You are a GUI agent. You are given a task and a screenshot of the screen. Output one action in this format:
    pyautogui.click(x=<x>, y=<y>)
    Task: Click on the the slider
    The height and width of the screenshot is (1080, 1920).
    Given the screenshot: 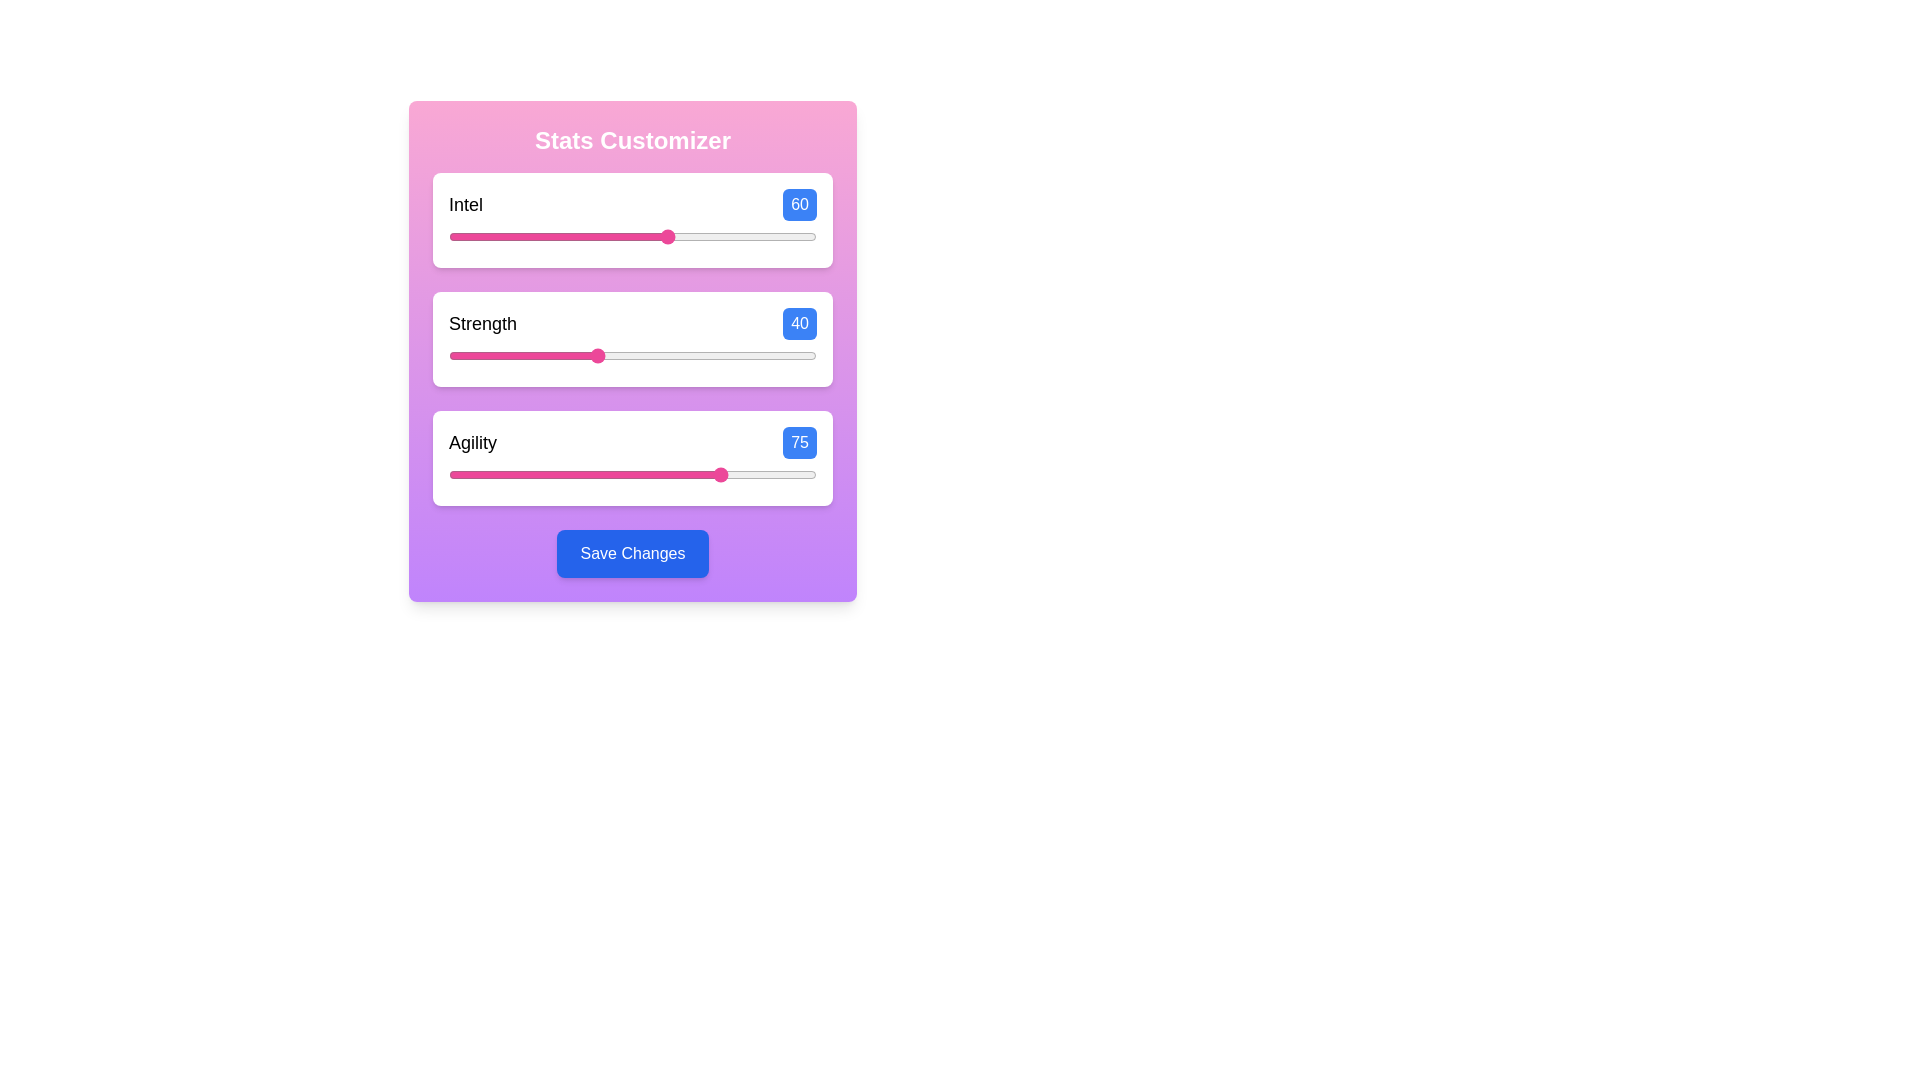 What is the action you would take?
    pyautogui.click(x=643, y=235)
    